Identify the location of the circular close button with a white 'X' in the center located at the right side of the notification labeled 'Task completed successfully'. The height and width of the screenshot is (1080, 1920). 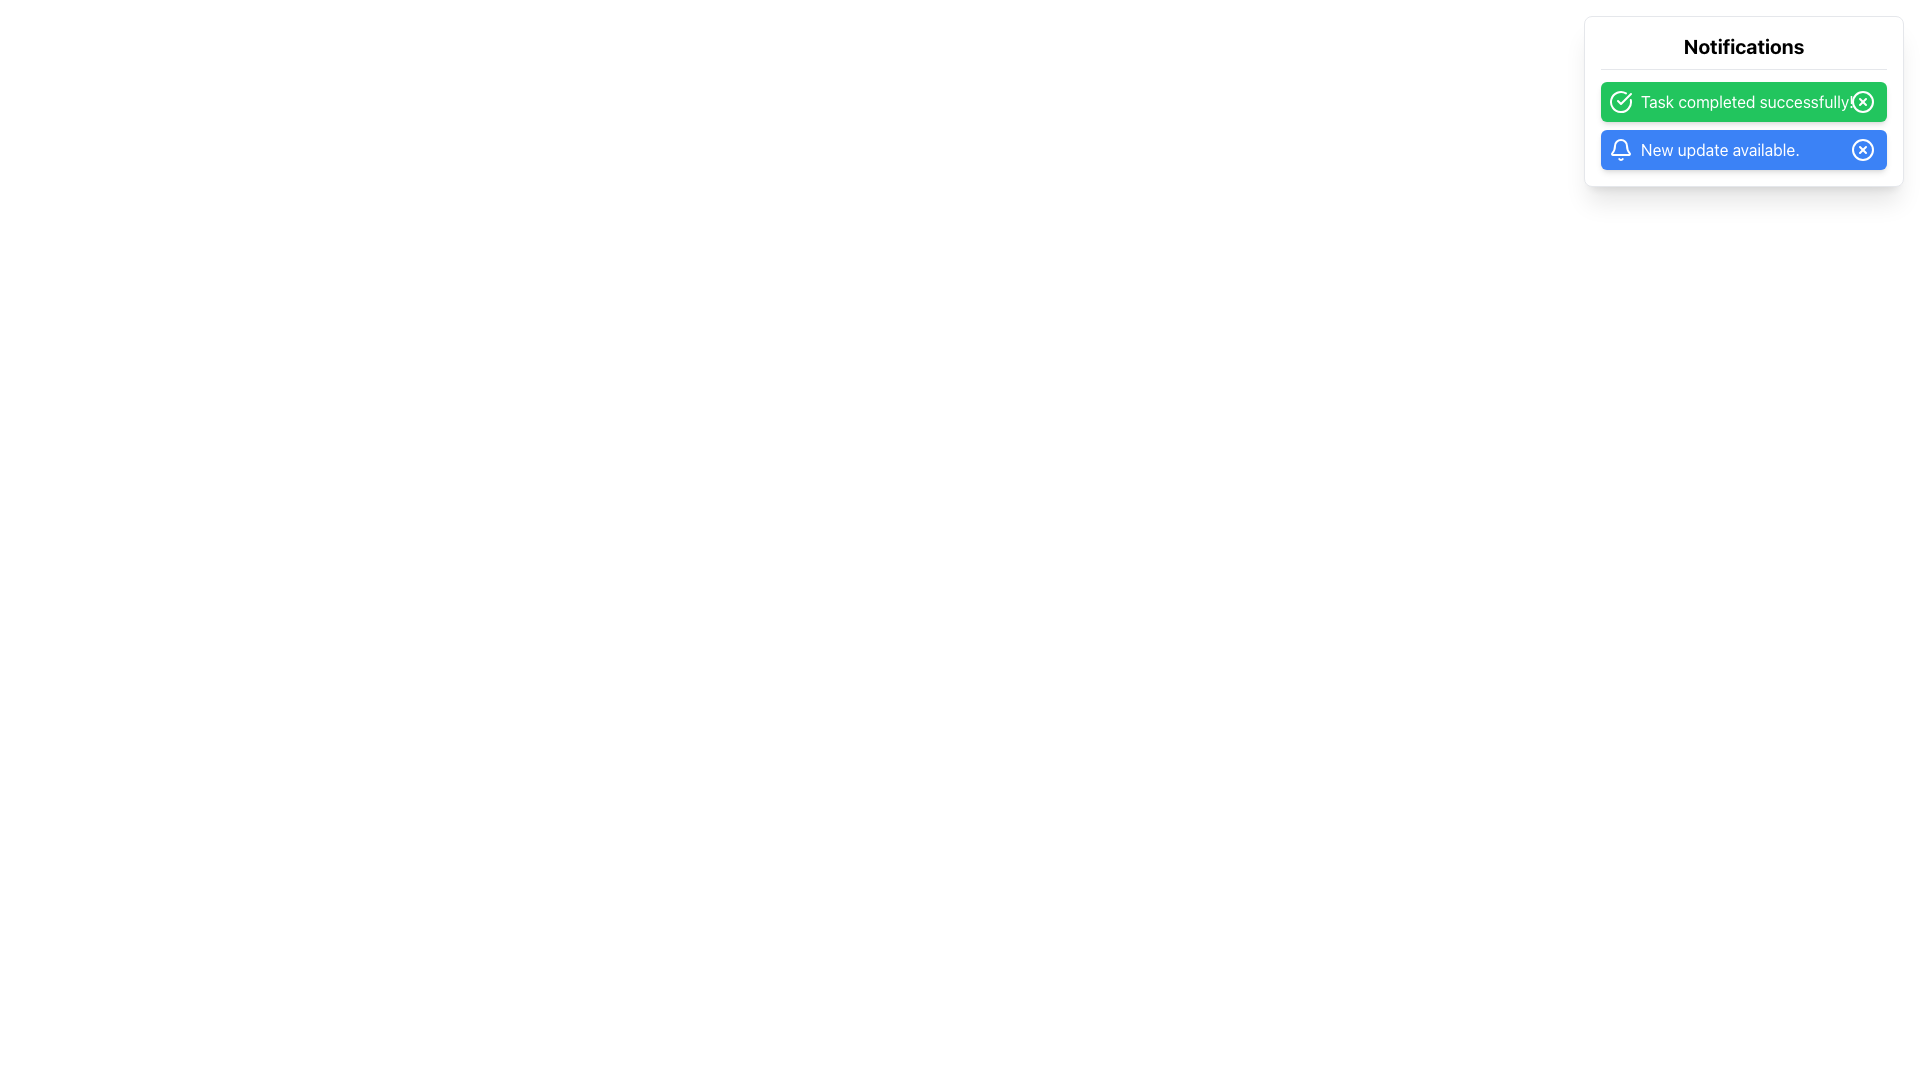
(1861, 101).